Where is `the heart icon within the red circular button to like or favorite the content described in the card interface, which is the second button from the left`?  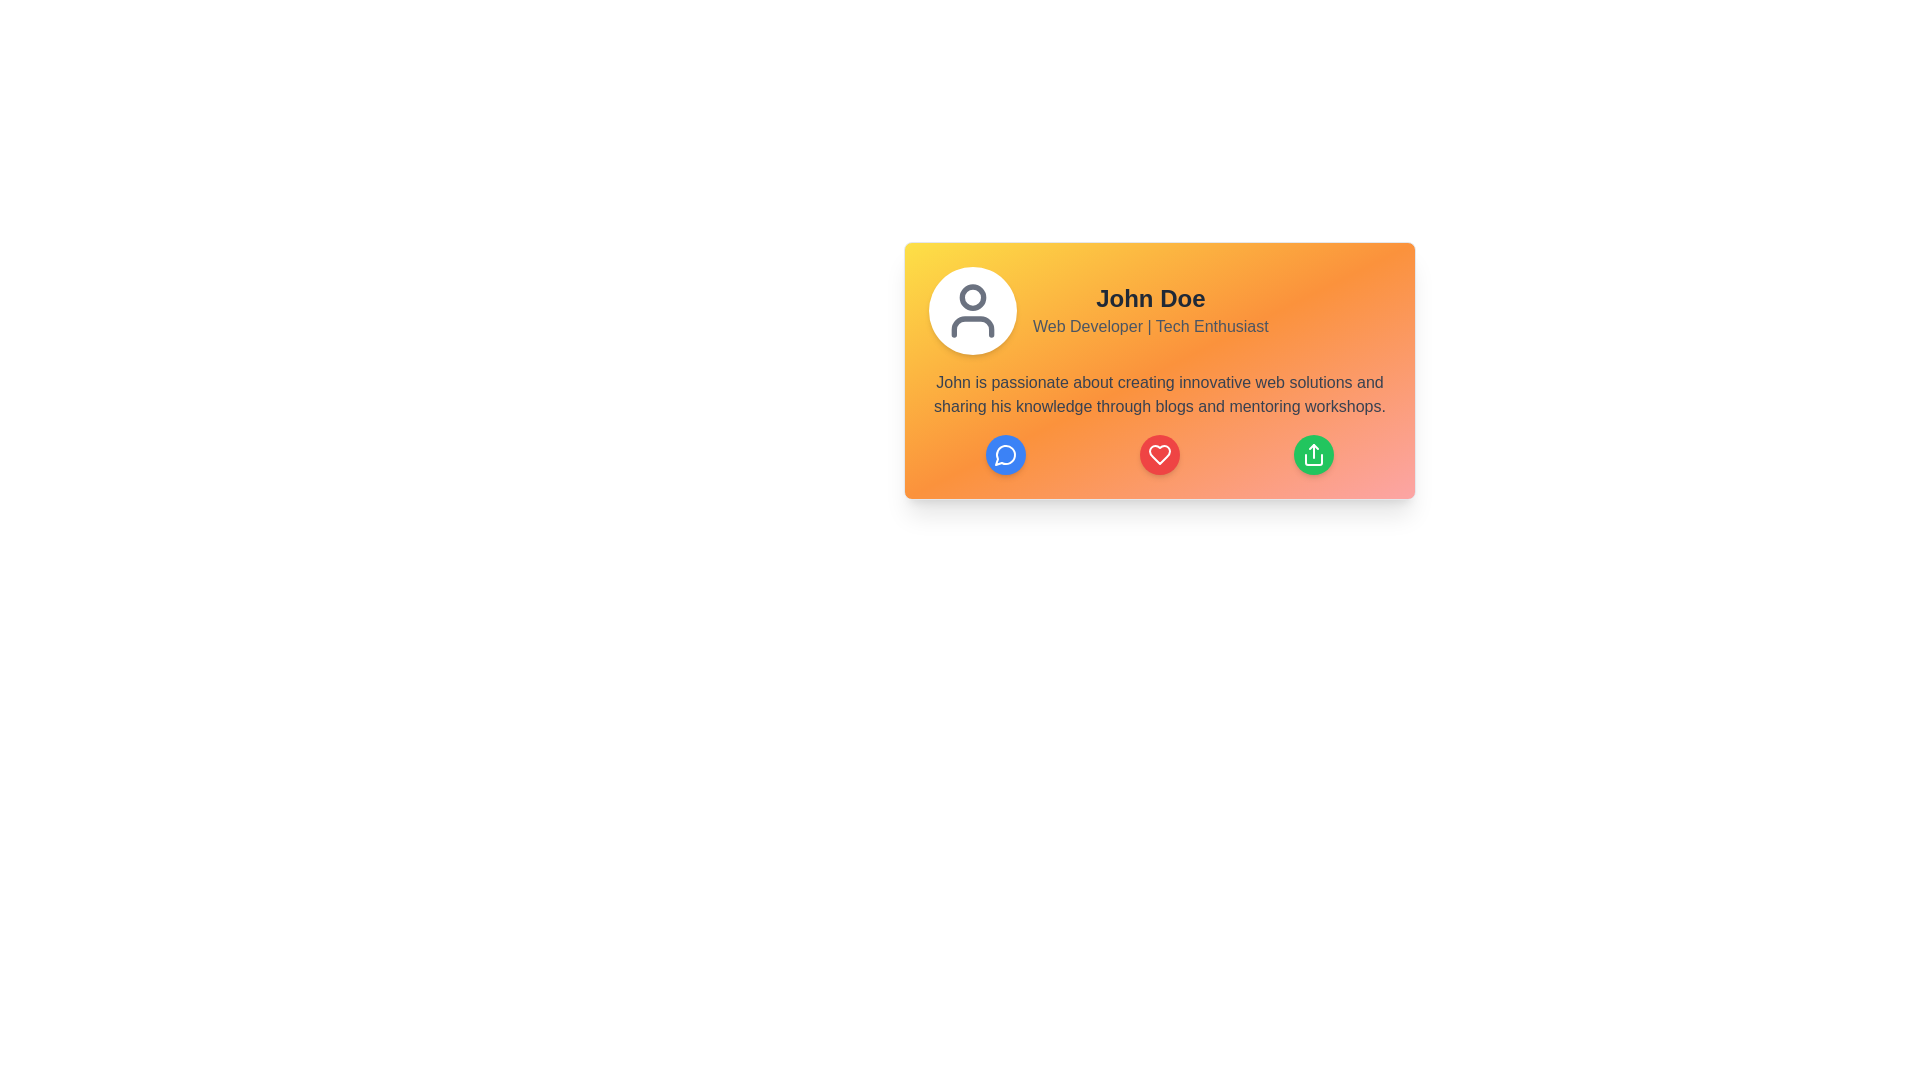 the heart icon within the red circular button to like or favorite the content described in the card interface, which is the second button from the left is located at coordinates (1160, 455).